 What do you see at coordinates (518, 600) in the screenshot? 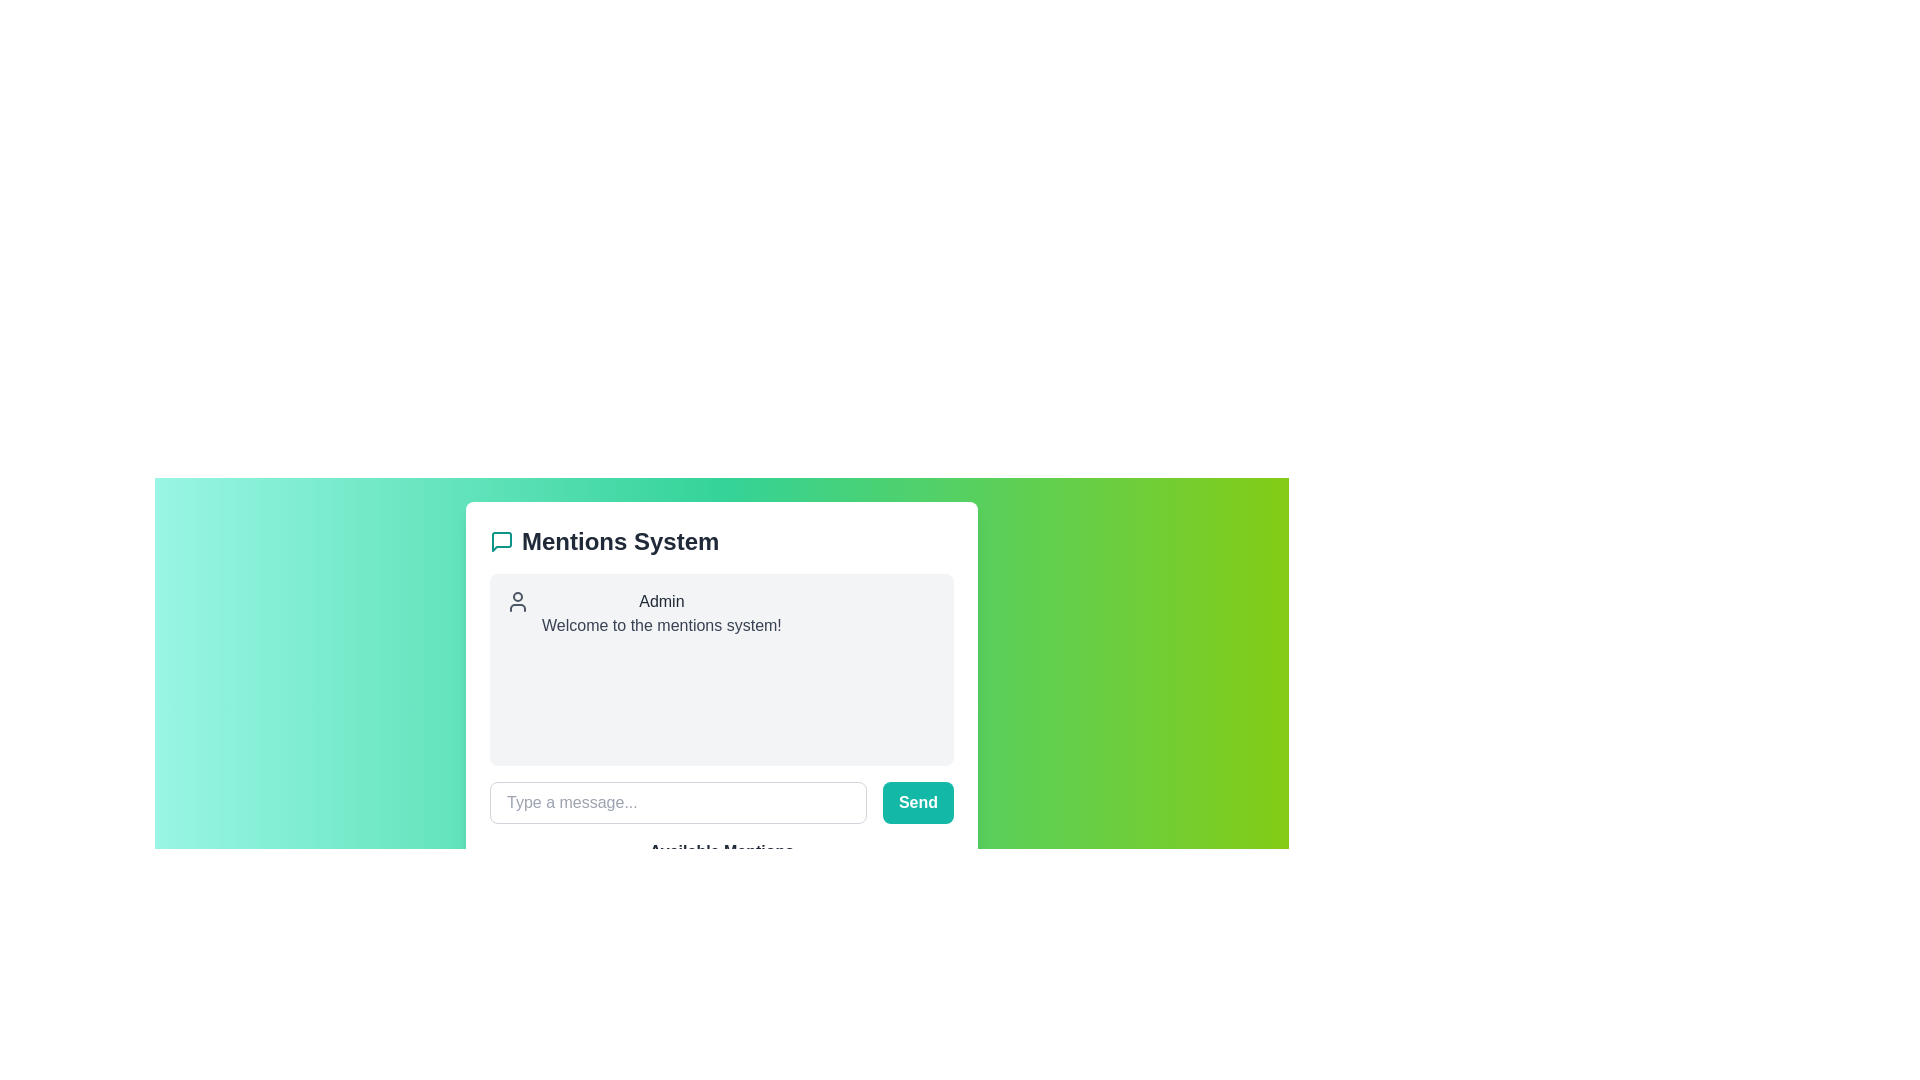
I see `the user icon, which is a minimalistic gray circular head with shoulders, located to the left of the text 'Admin' in the header section of the card-like component` at bounding box center [518, 600].